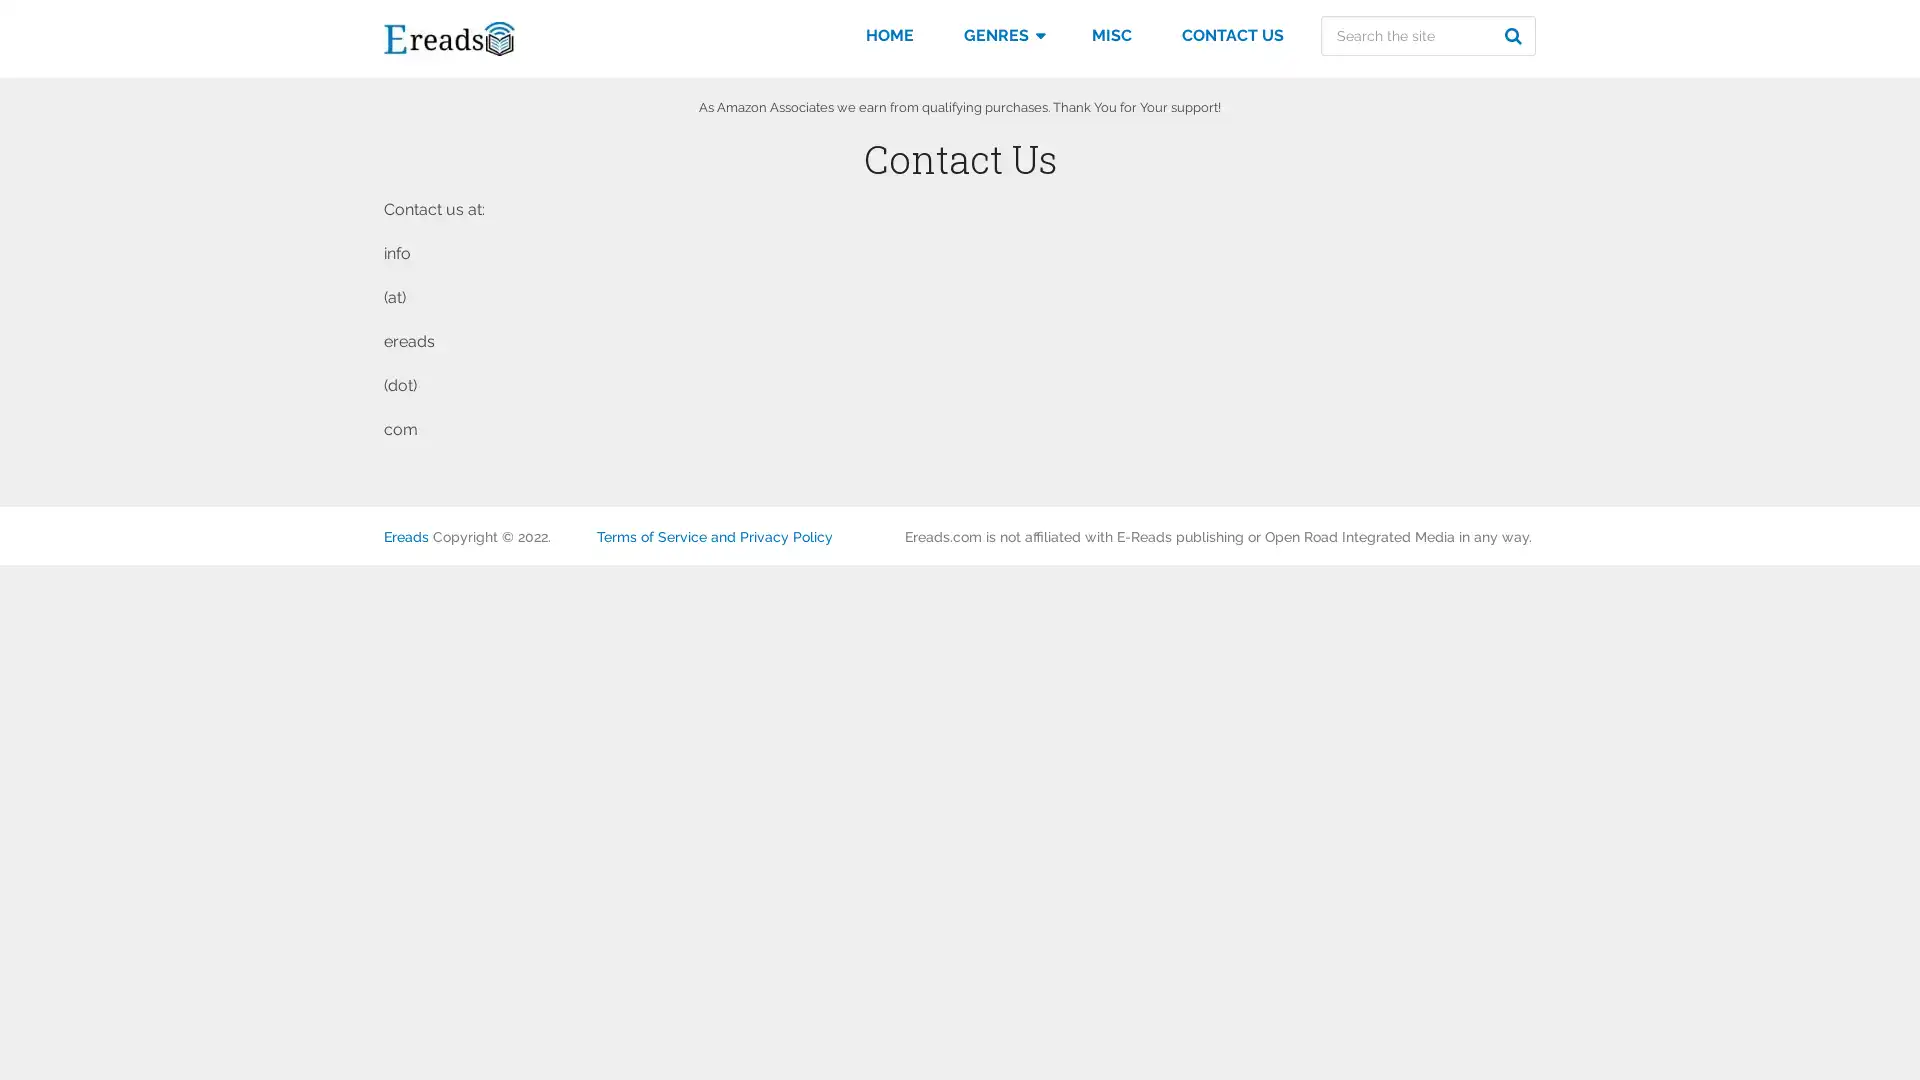 The height and width of the screenshot is (1080, 1920). I want to click on Search, so click(1516, 35).